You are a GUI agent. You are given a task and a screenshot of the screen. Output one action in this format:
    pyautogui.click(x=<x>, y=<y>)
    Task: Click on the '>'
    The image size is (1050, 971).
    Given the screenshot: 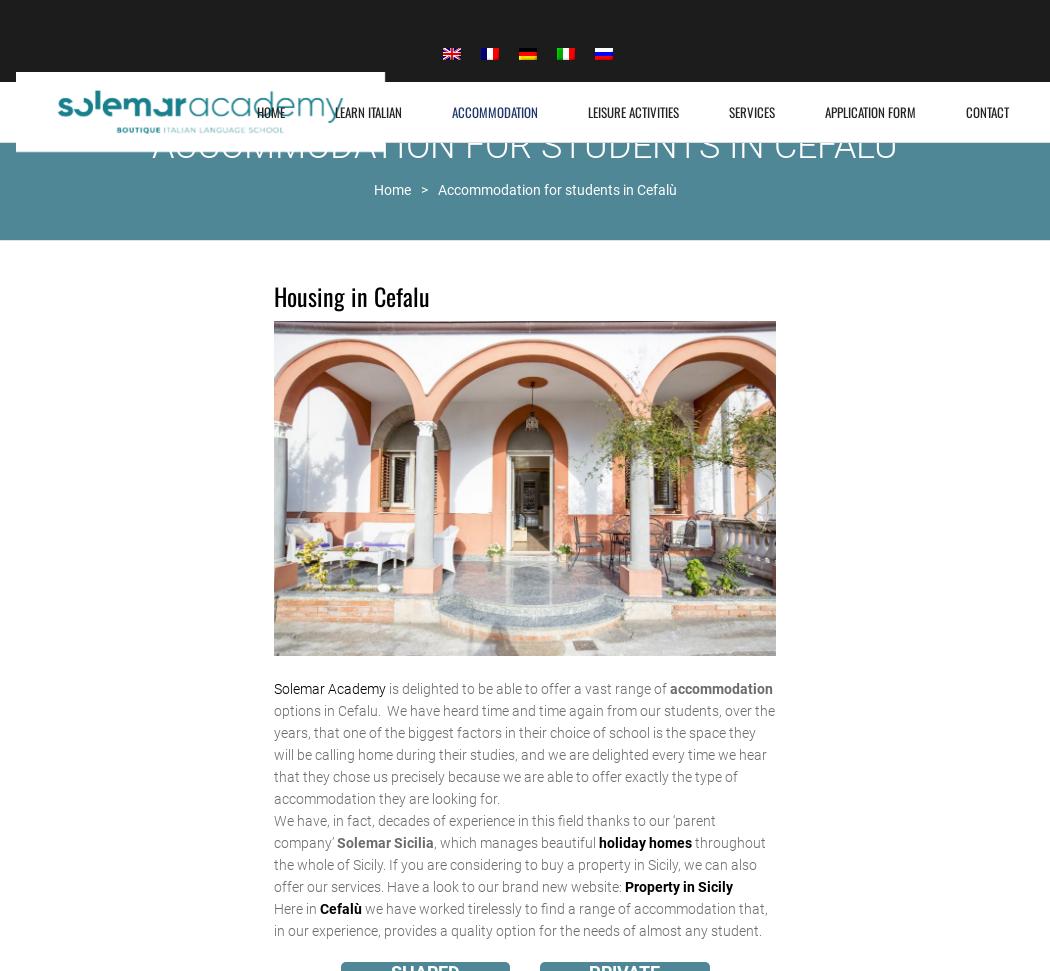 What is the action you would take?
    pyautogui.click(x=422, y=189)
    